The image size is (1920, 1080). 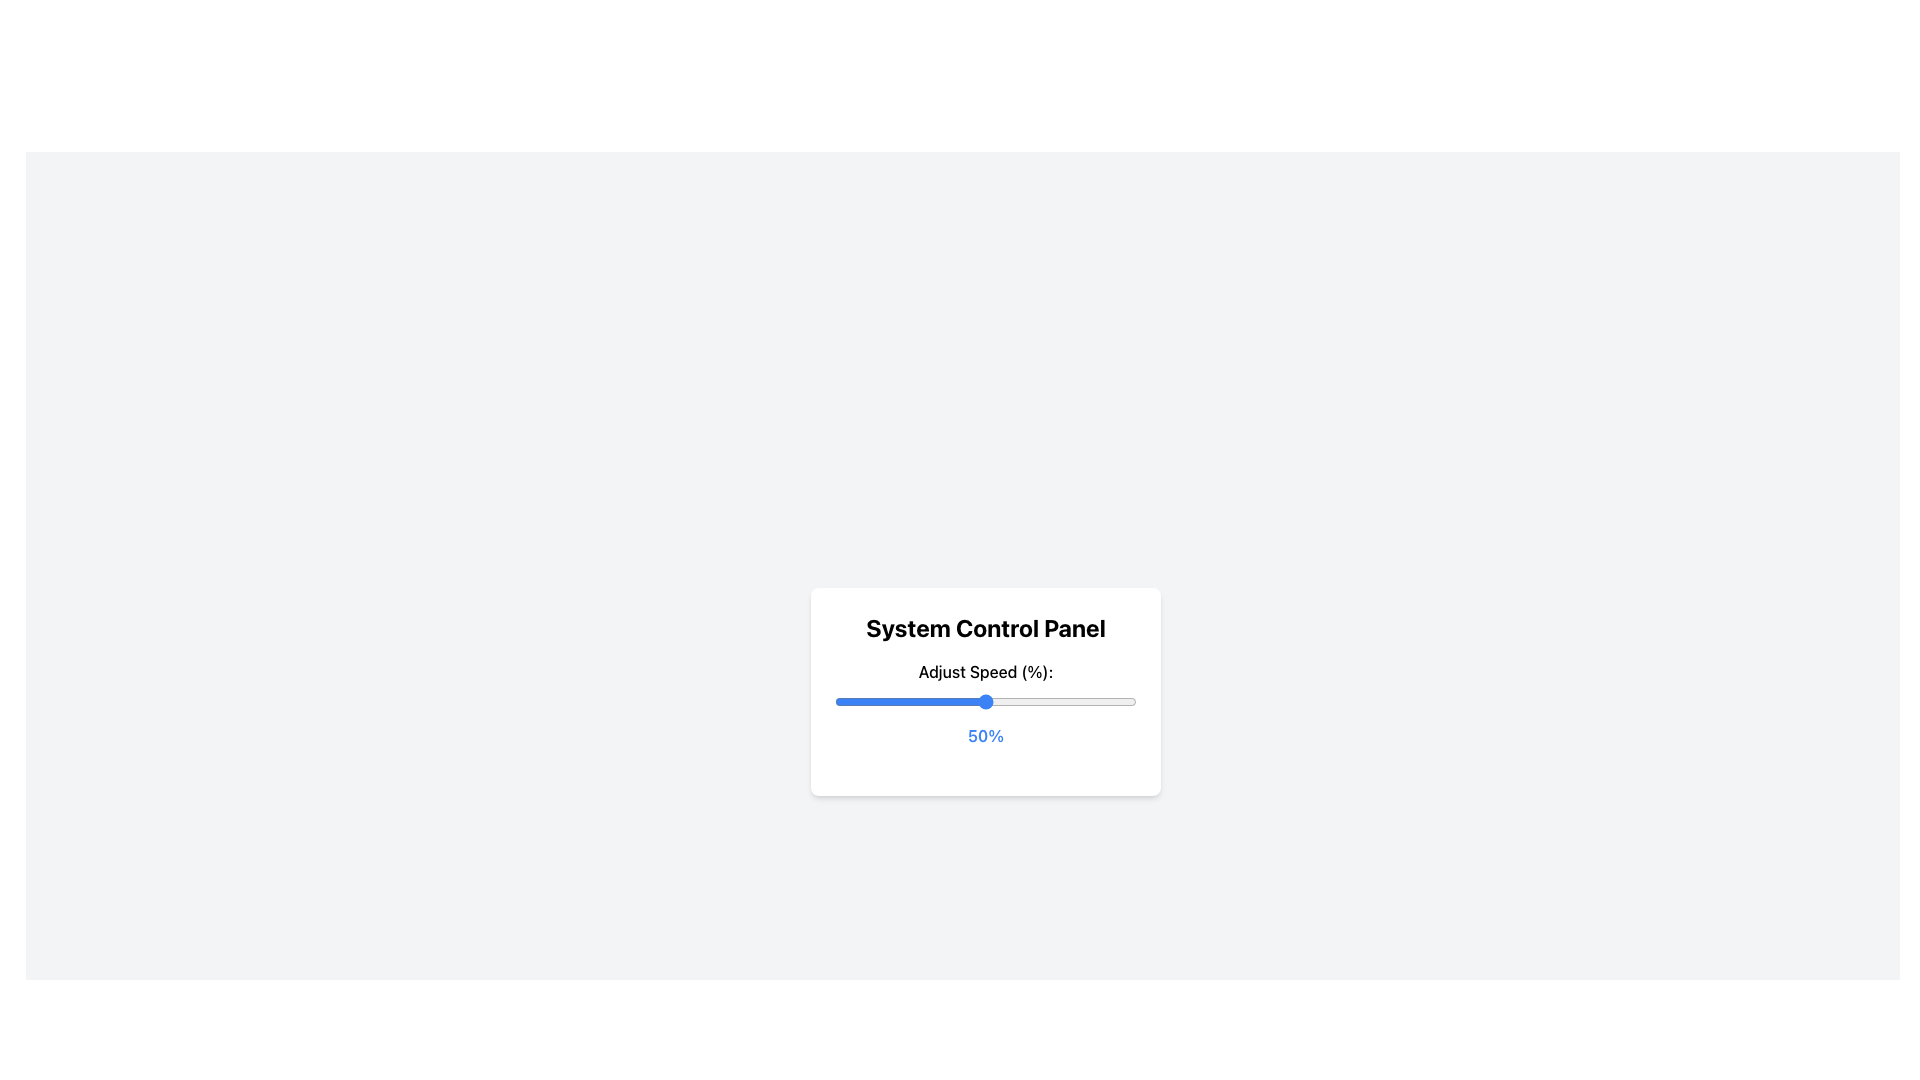 I want to click on the displayed percentage value of the slider control within the 'System Control Panel' card, which shows '50%', so click(x=985, y=690).